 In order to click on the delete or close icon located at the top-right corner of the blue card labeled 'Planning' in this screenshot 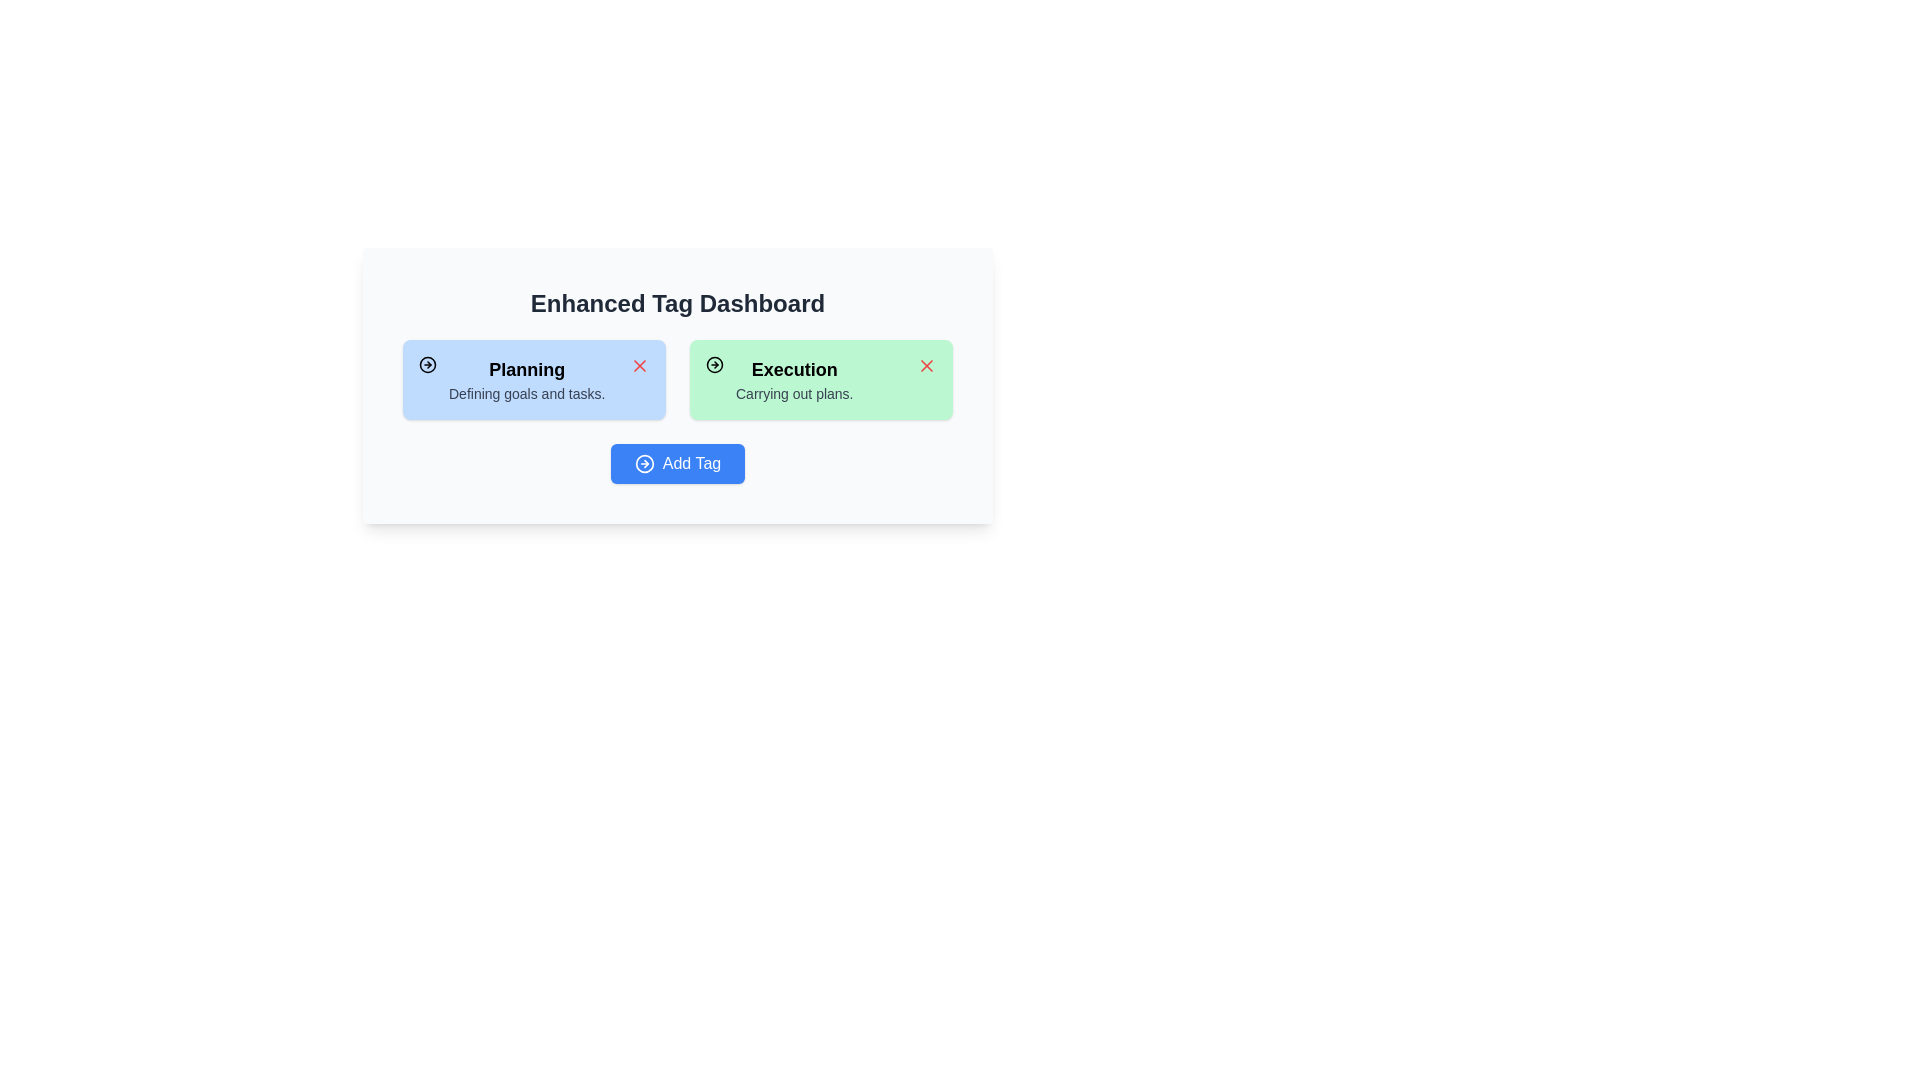, I will do `click(638, 366)`.